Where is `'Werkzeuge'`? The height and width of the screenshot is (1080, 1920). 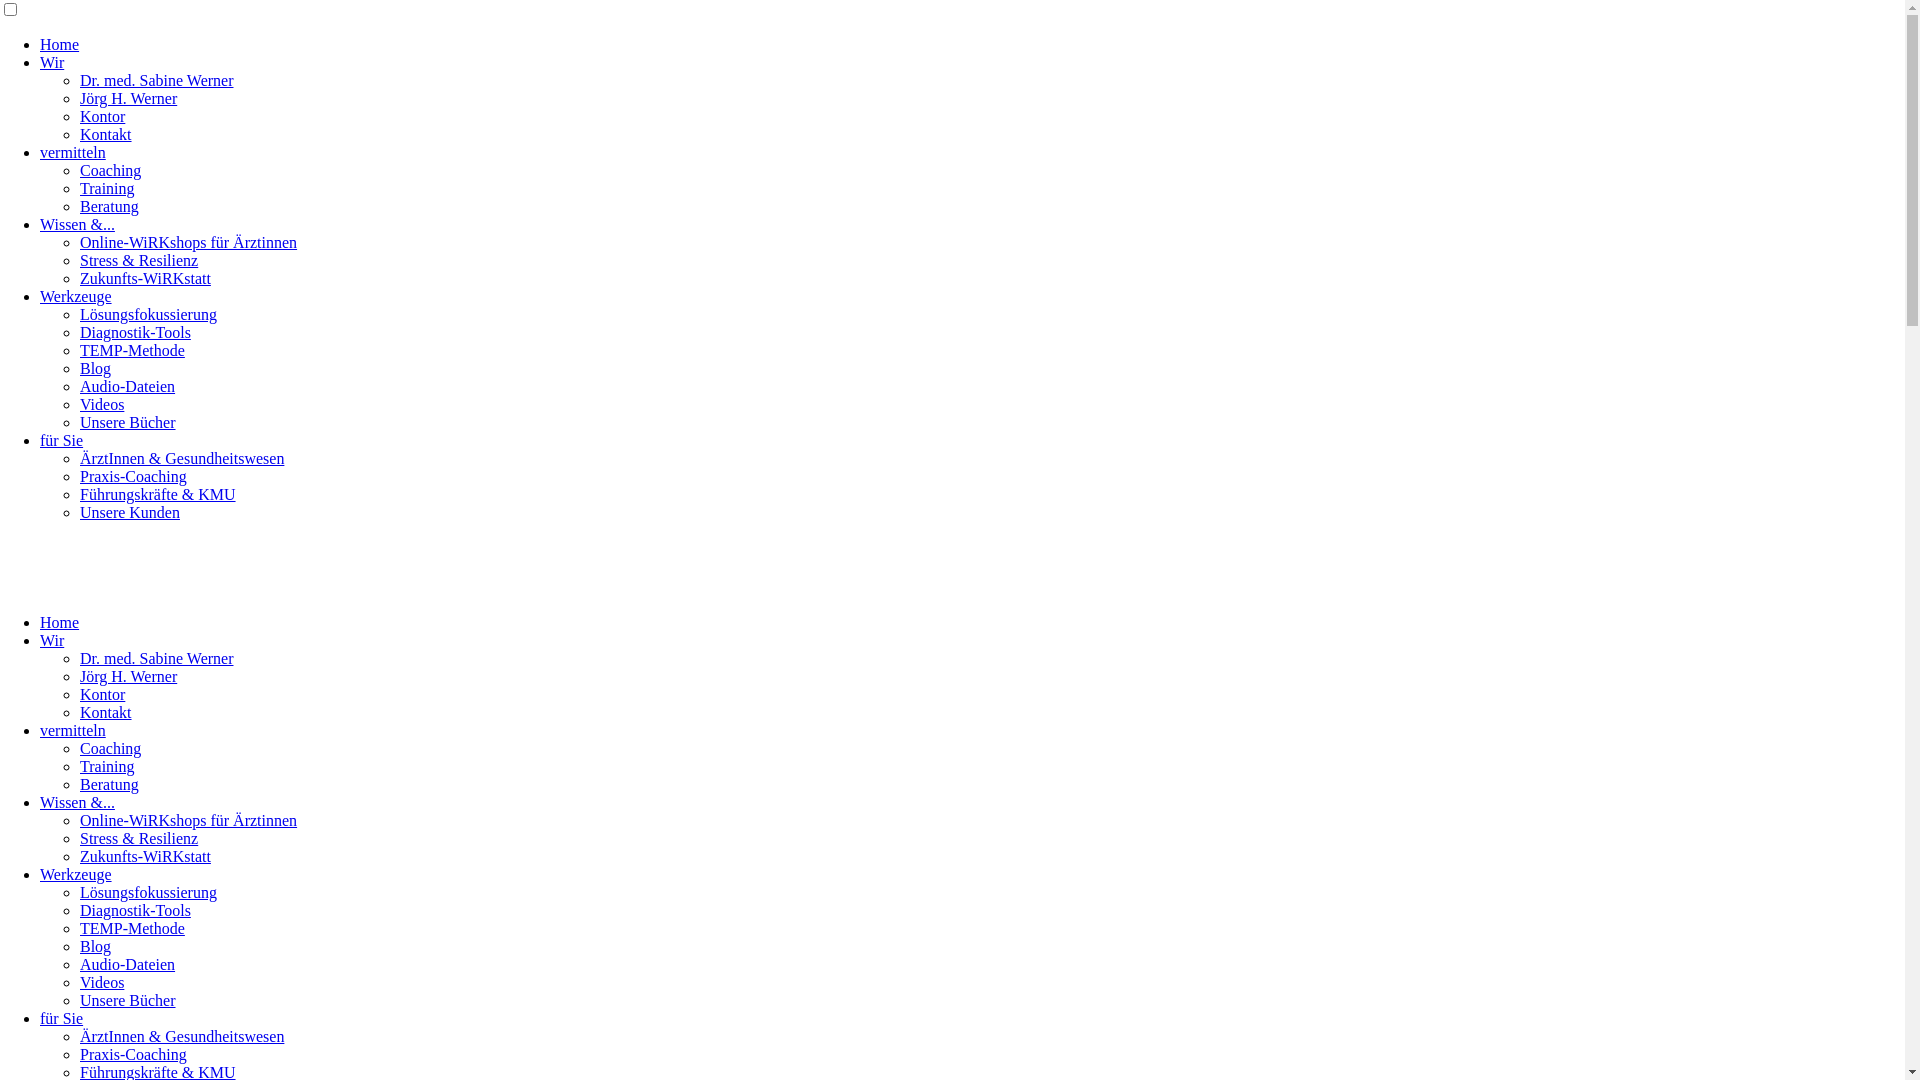
'Werkzeuge' is located at coordinates (76, 873).